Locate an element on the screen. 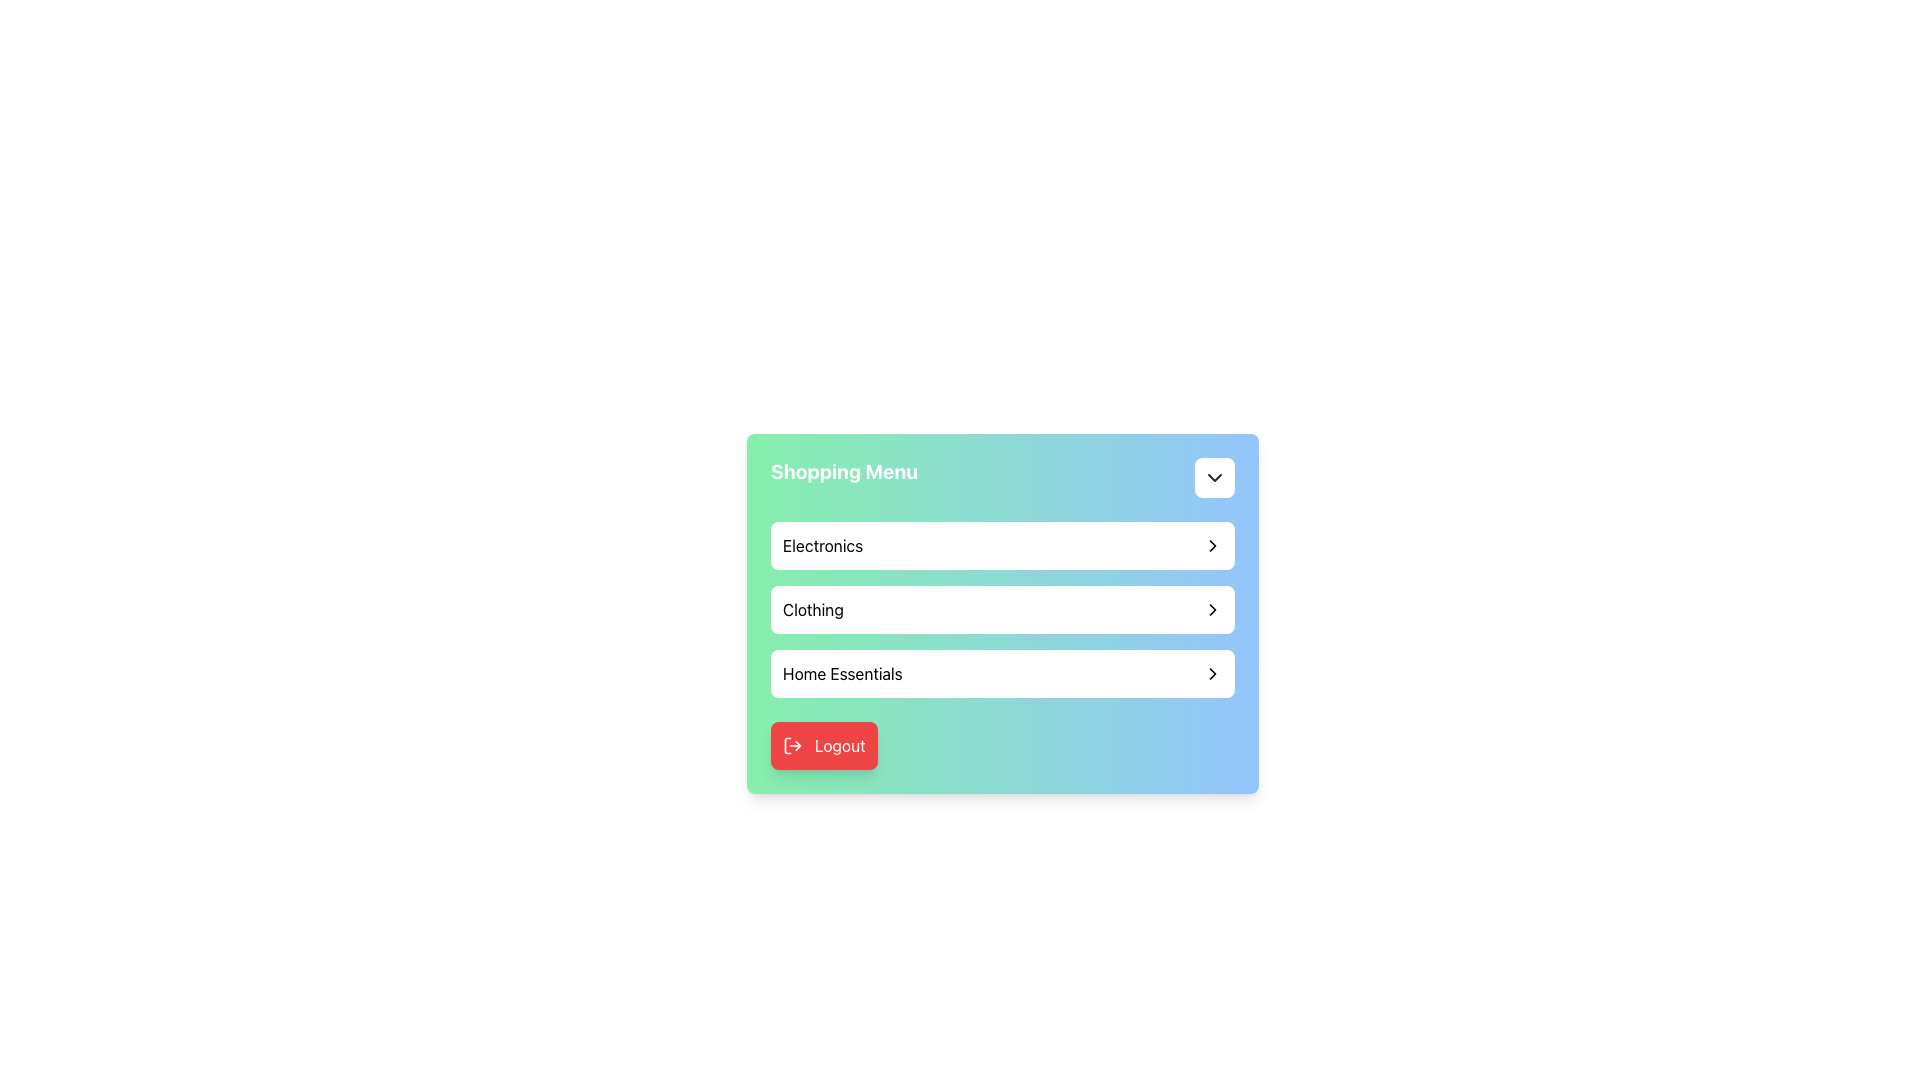  the 'Clothing' button in the 'Shopping Menu', which is the second item in the vertical list, to change its appearance is located at coordinates (1003, 608).